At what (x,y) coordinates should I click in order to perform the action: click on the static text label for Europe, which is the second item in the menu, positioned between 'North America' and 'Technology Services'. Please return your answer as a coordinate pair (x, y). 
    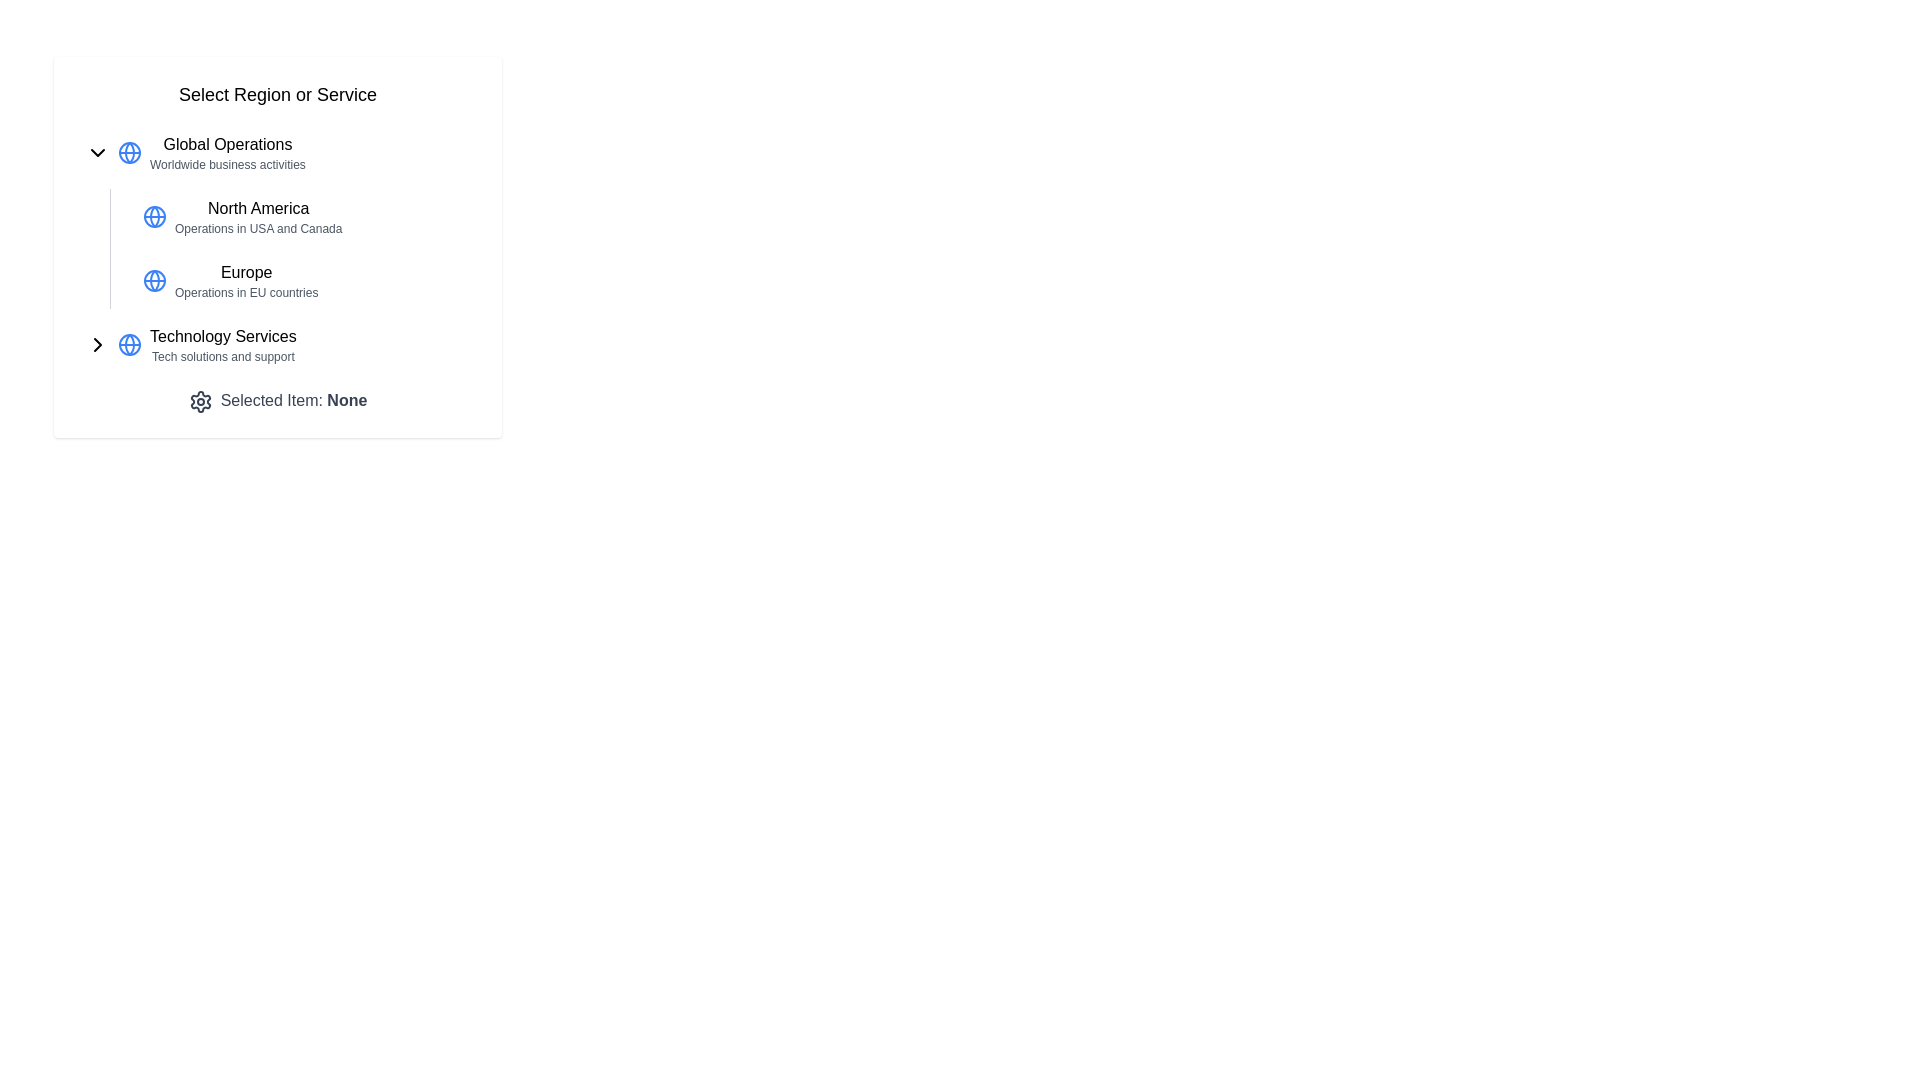
    Looking at the image, I should click on (245, 281).